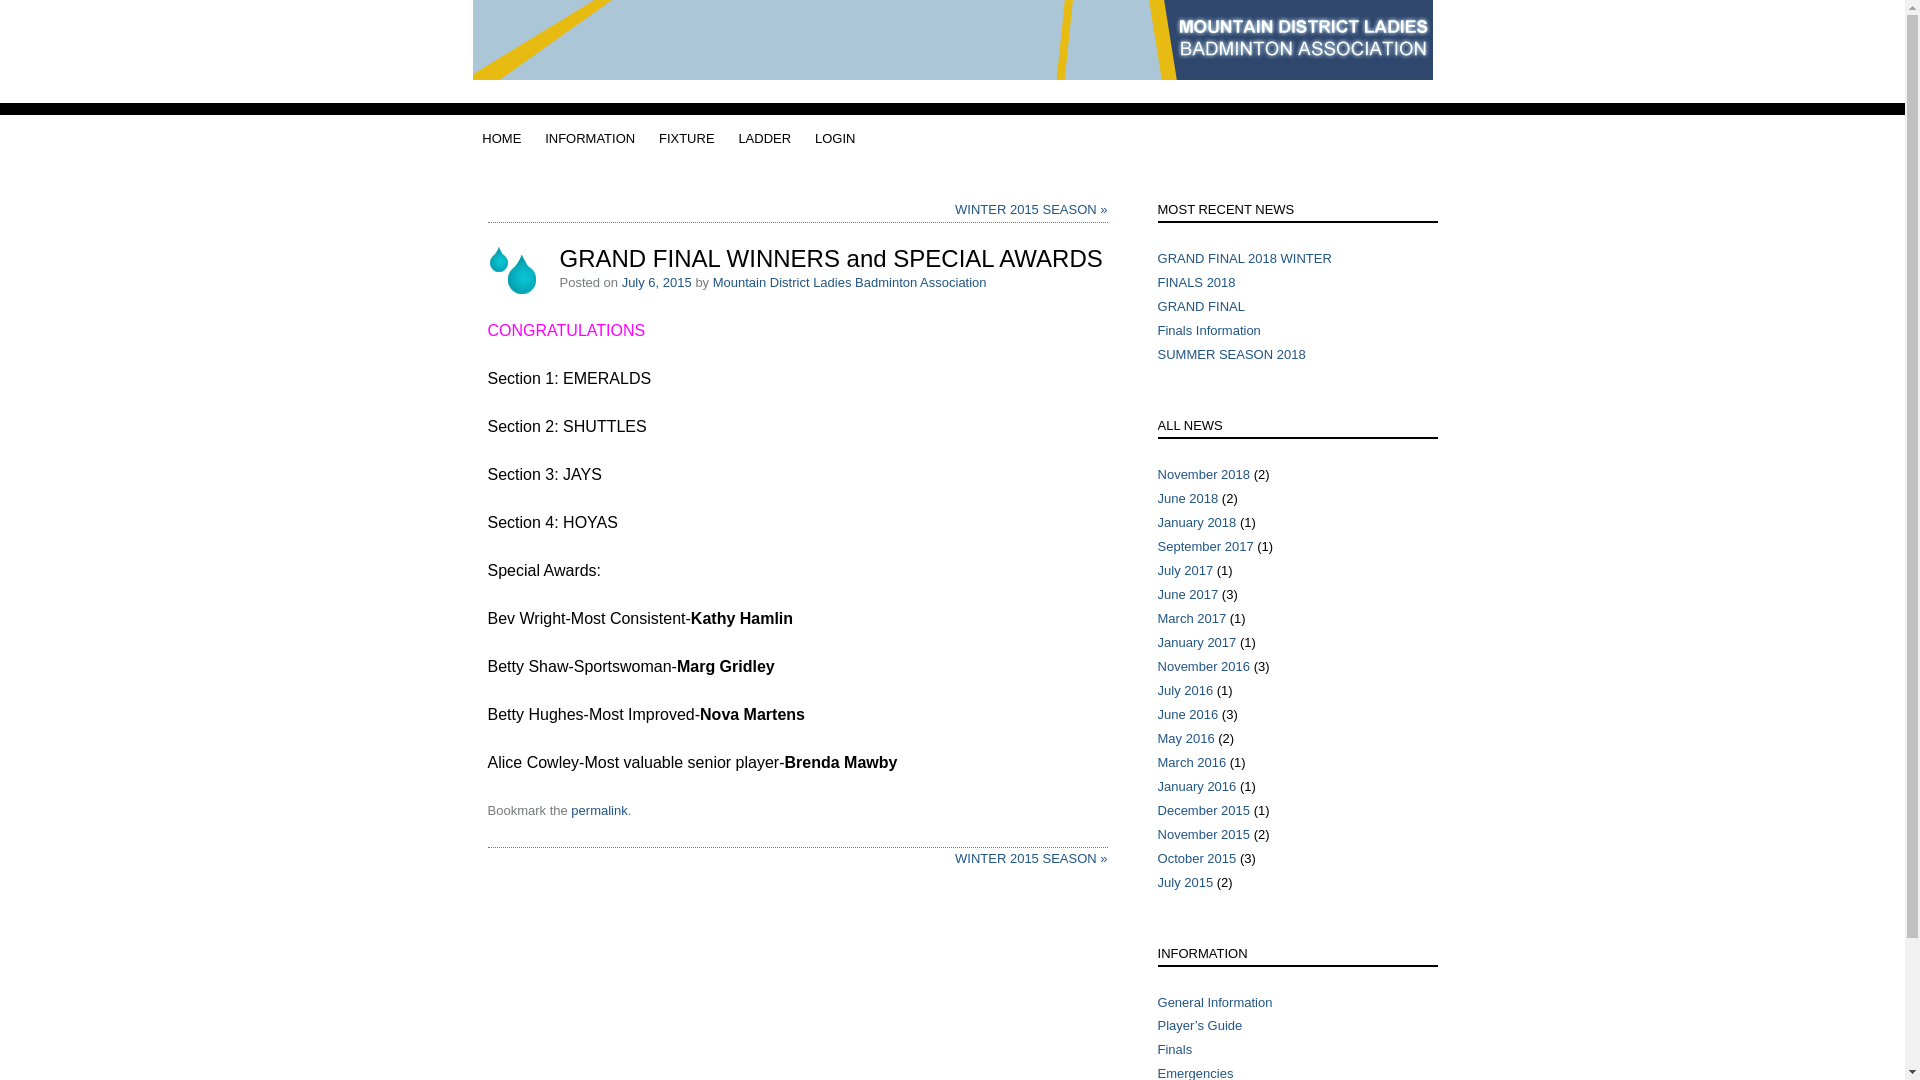 The image size is (1920, 1080). Describe the element at coordinates (1188, 593) in the screenshot. I see `'June 2017'` at that location.